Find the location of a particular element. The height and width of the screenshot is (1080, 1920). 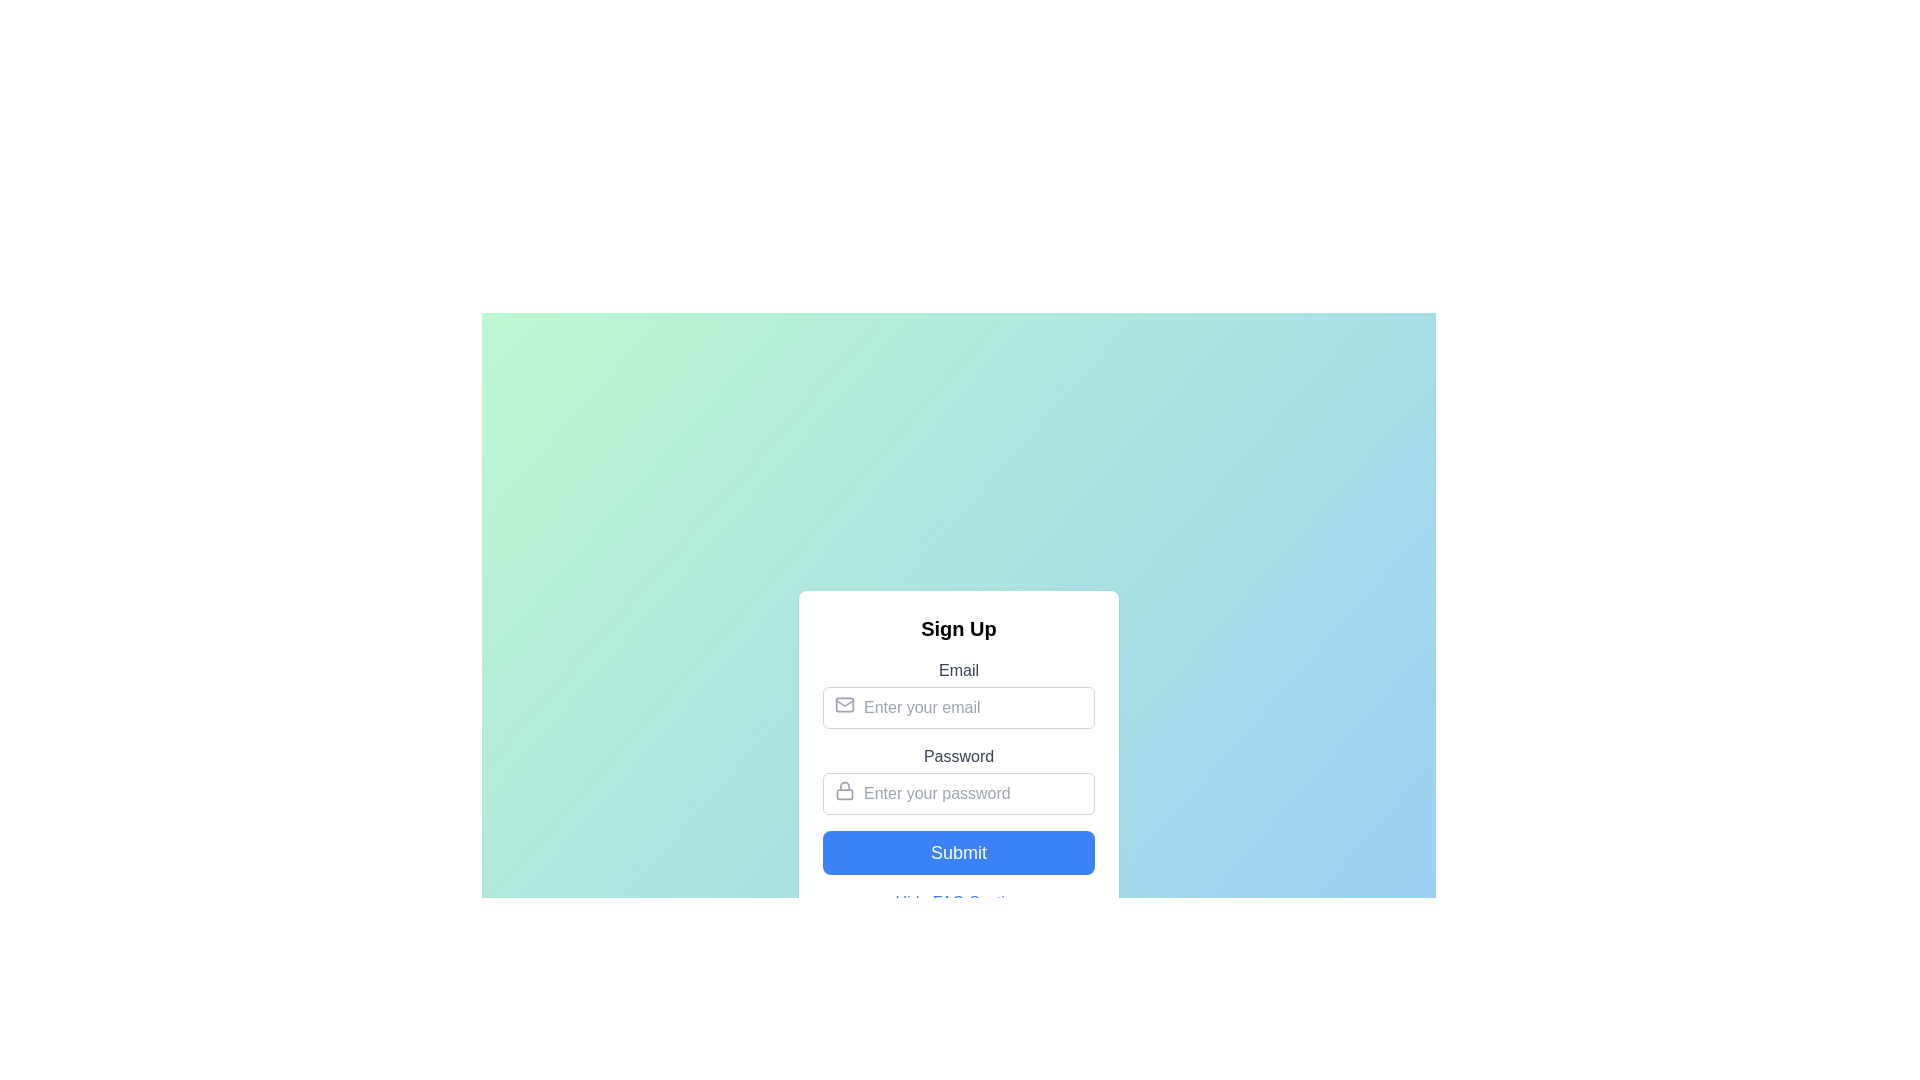

the static text header element that reads 'Sign Up', which is bold and centered, positioned above the 'Email' label in a card layout is located at coordinates (958, 627).